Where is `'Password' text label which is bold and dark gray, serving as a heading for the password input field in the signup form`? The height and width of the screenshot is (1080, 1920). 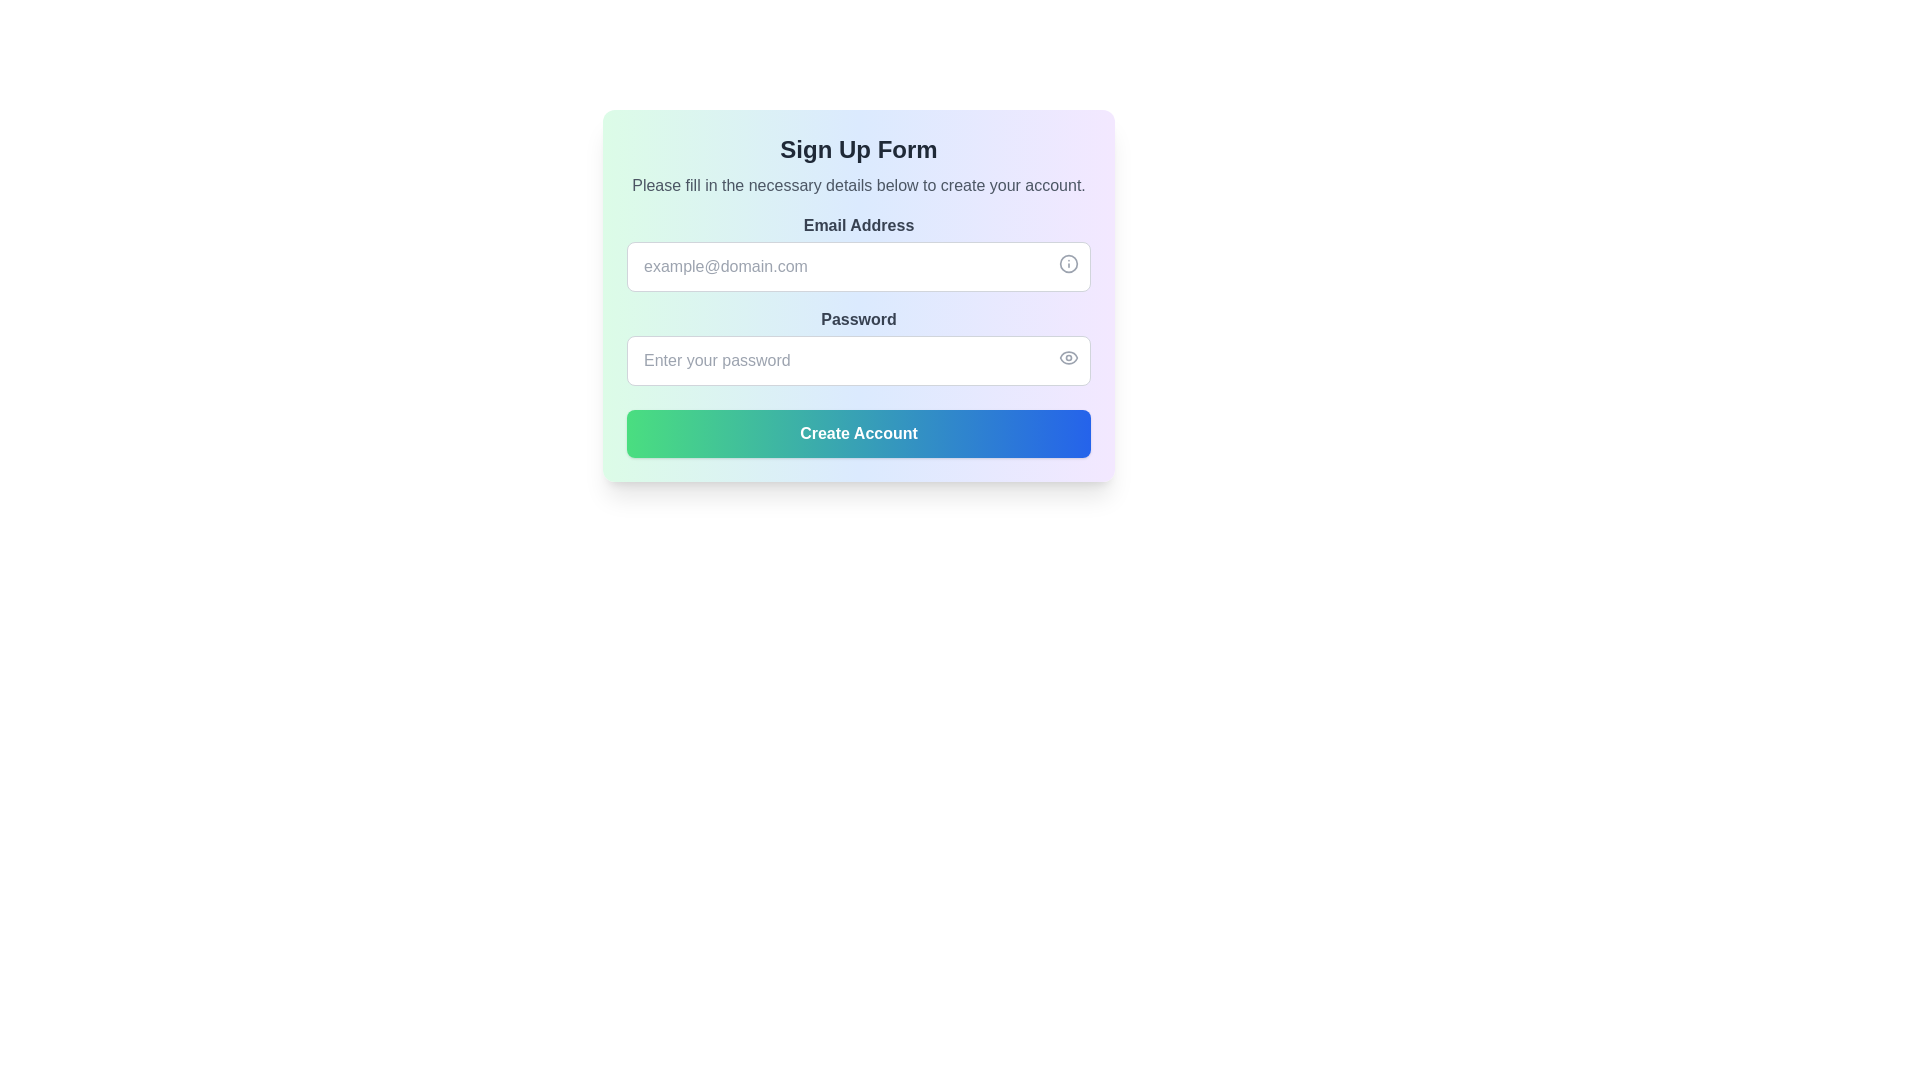 'Password' text label which is bold and dark gray, serving as a heading for the password input field in the signup form is located at coordinates (859, 319).